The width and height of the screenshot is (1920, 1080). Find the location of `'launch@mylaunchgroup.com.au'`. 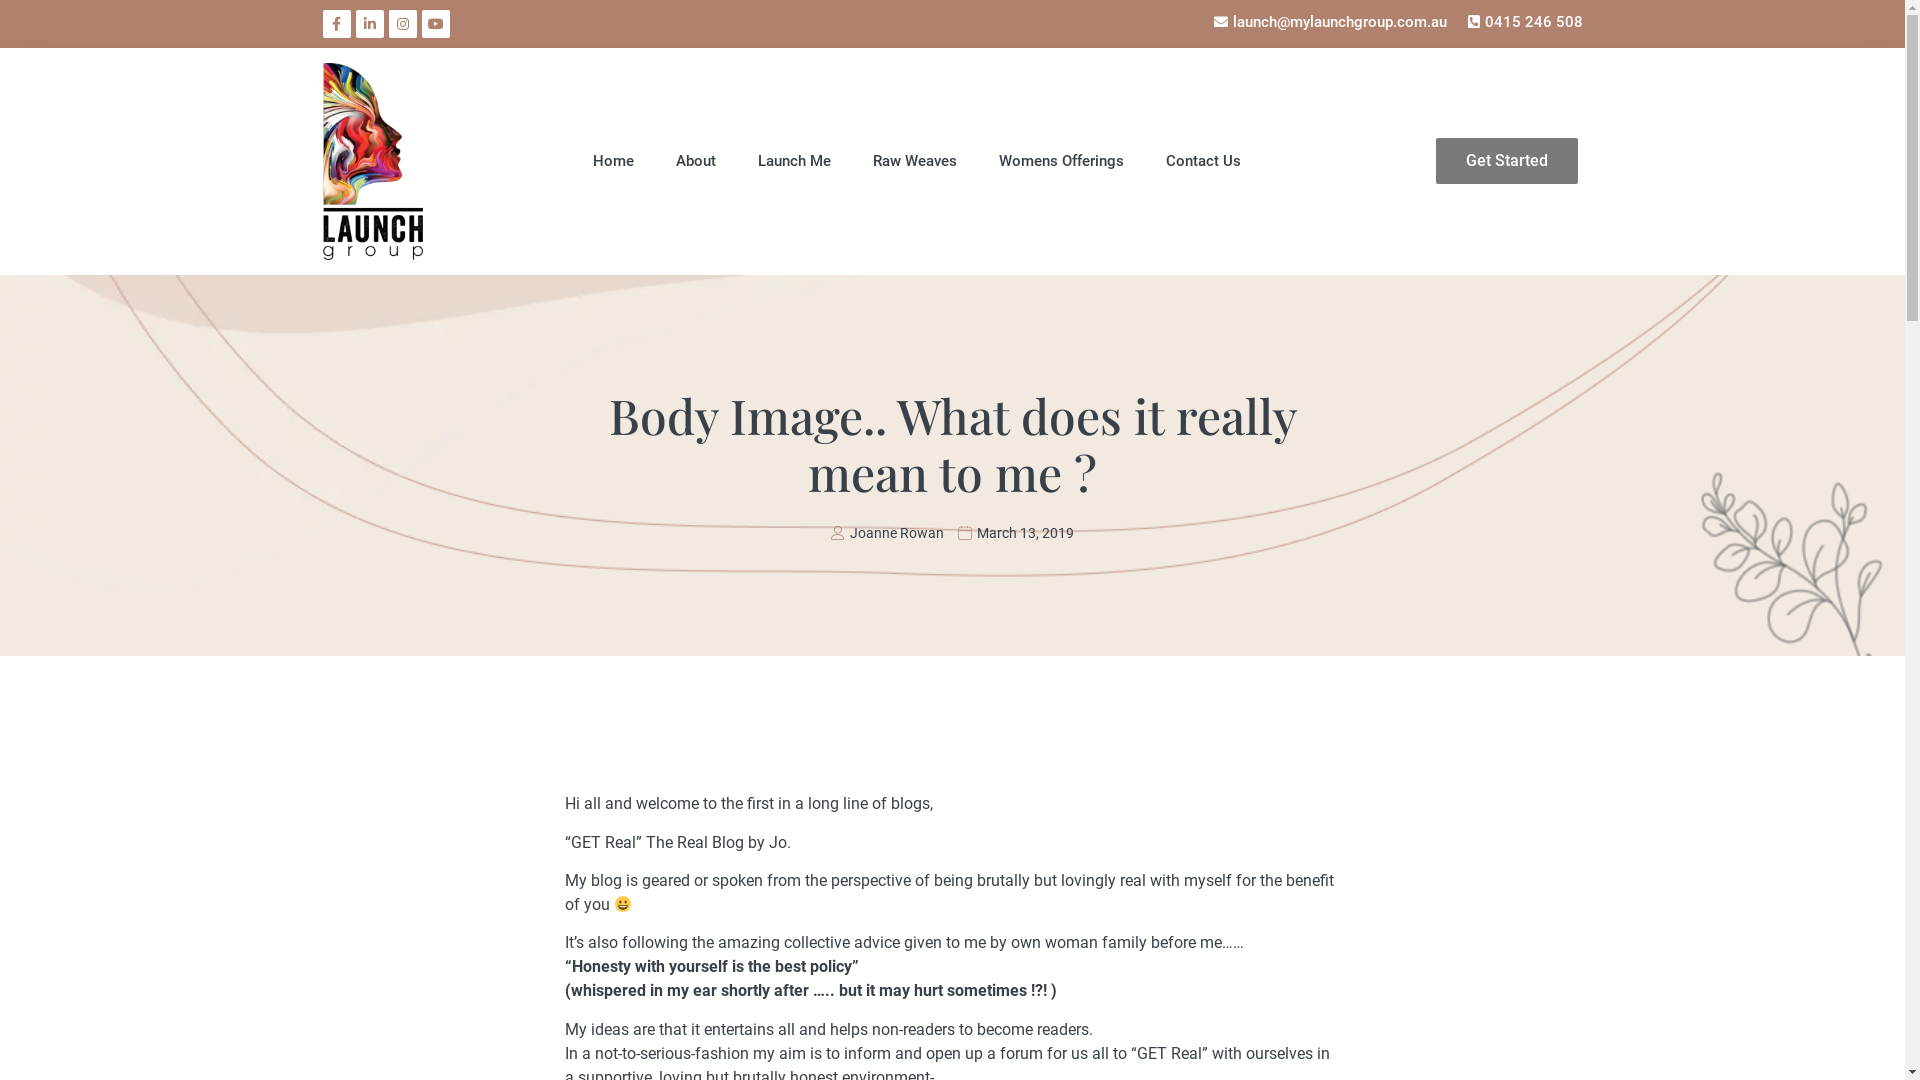

'launch@mylaunchgroup.com.au' is located at coordinates (1208, 22).